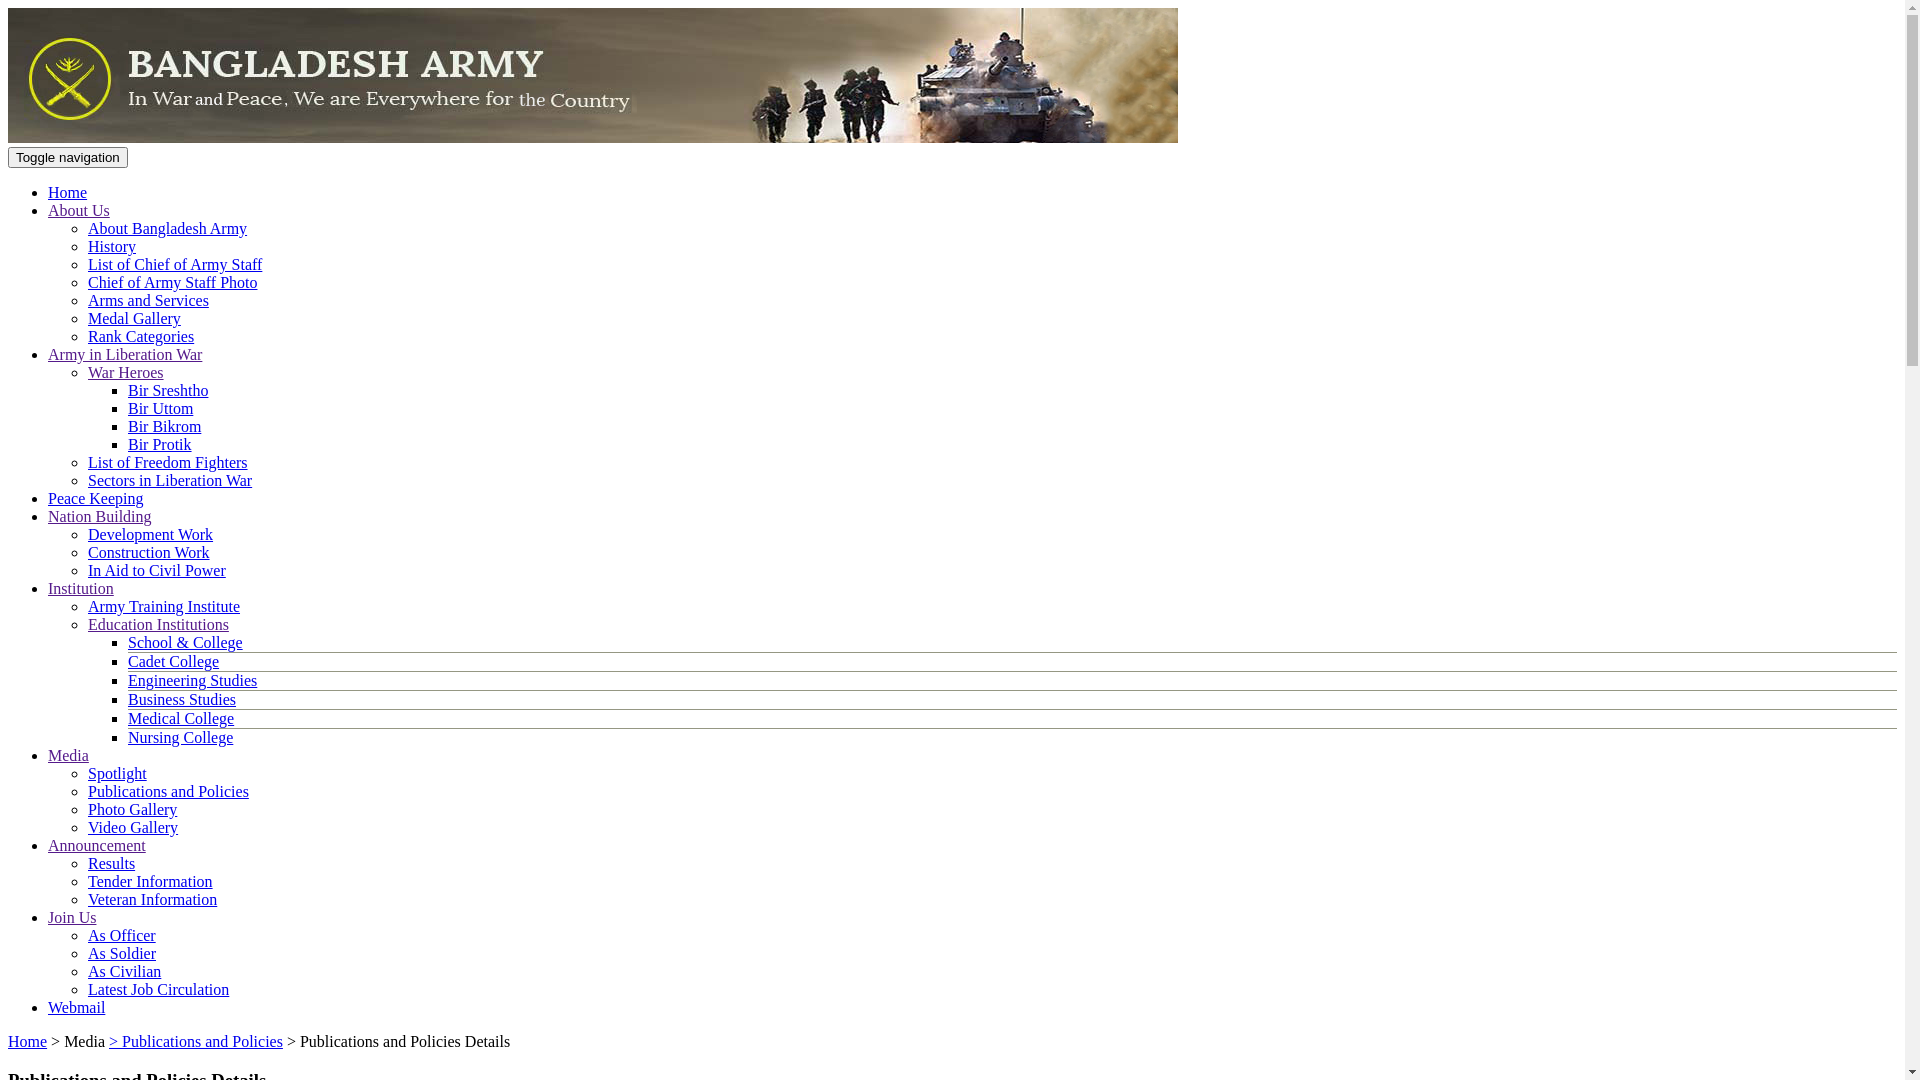 The width and height of the screenshot is (1920, 1080). What do you see at coordinates (157, 988) in the screenshot?
I see `'Latest Job Circulation'` at bounding box center [157, 988].